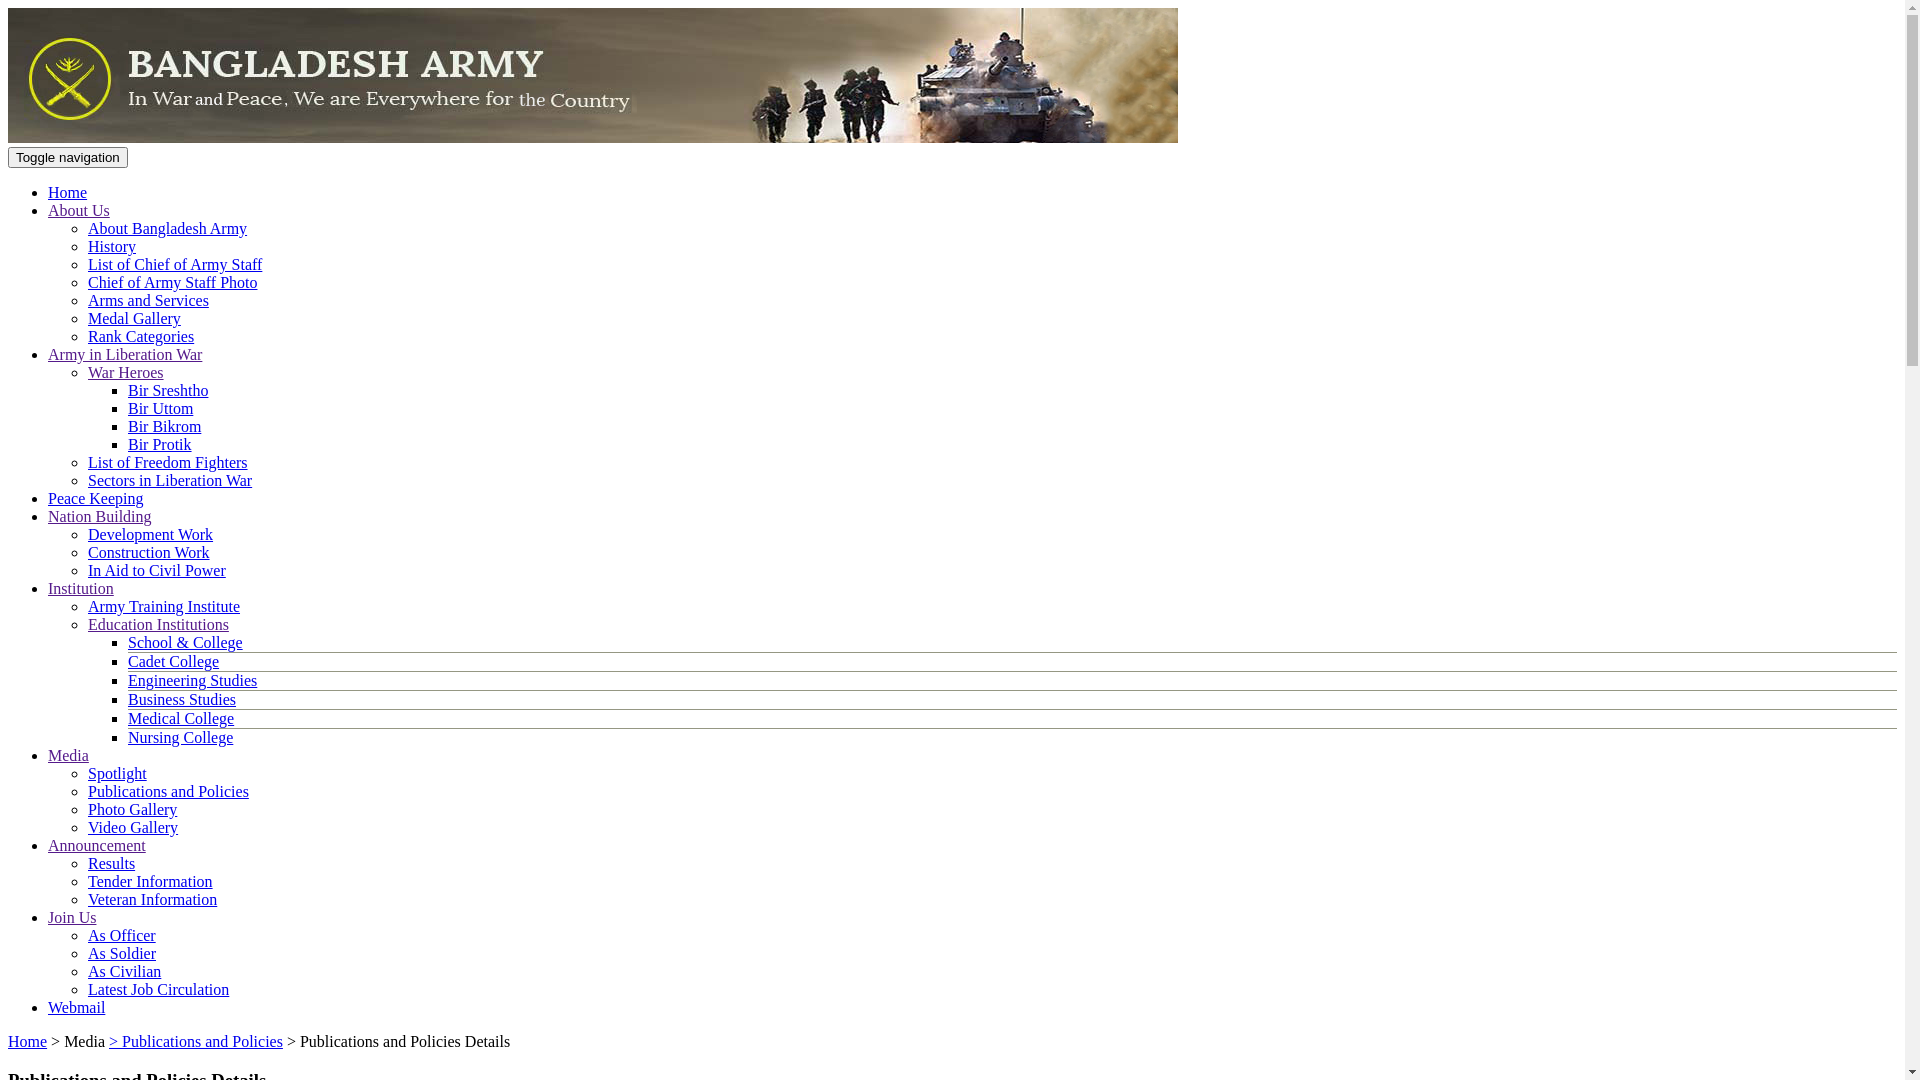 The width and height of the screenshot is (1920, 1080). What do you see at coordinates (157, 988) in the screenshot?
I see `'Latest Job Circulation'` at bounding box center [157, 988].